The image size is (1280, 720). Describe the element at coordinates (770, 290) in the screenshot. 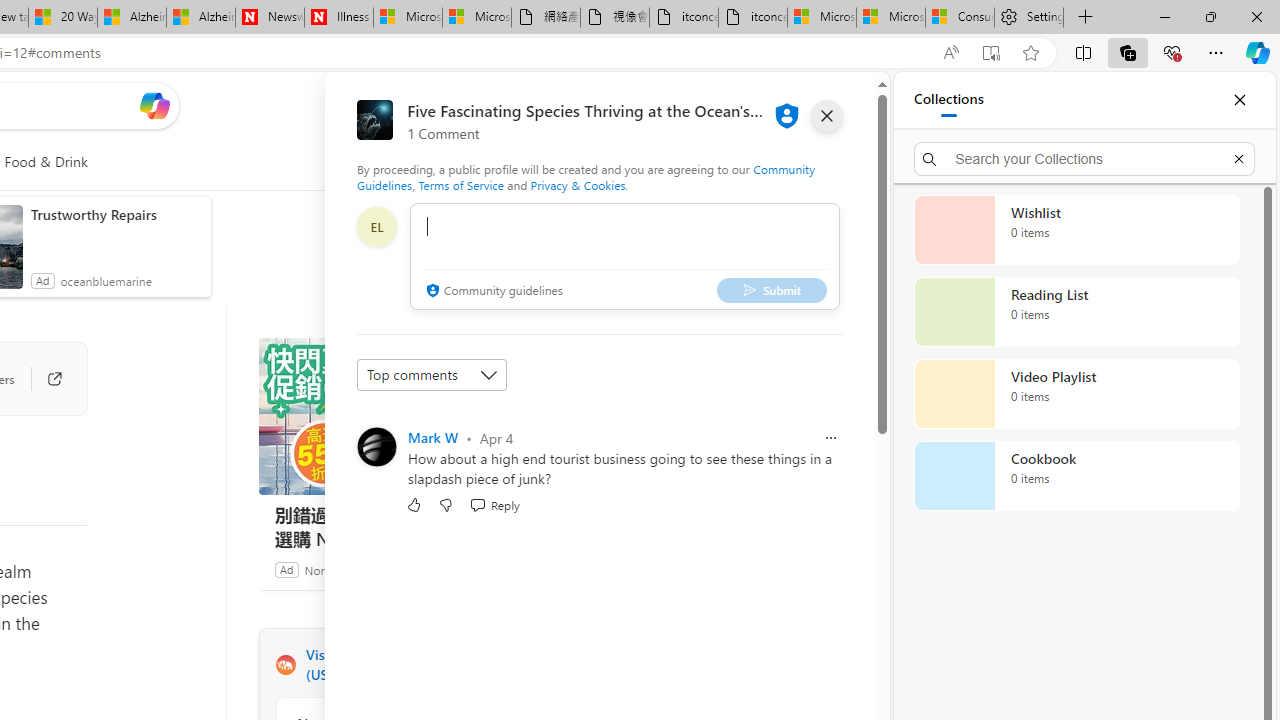

I see `'Submit'` at that location.